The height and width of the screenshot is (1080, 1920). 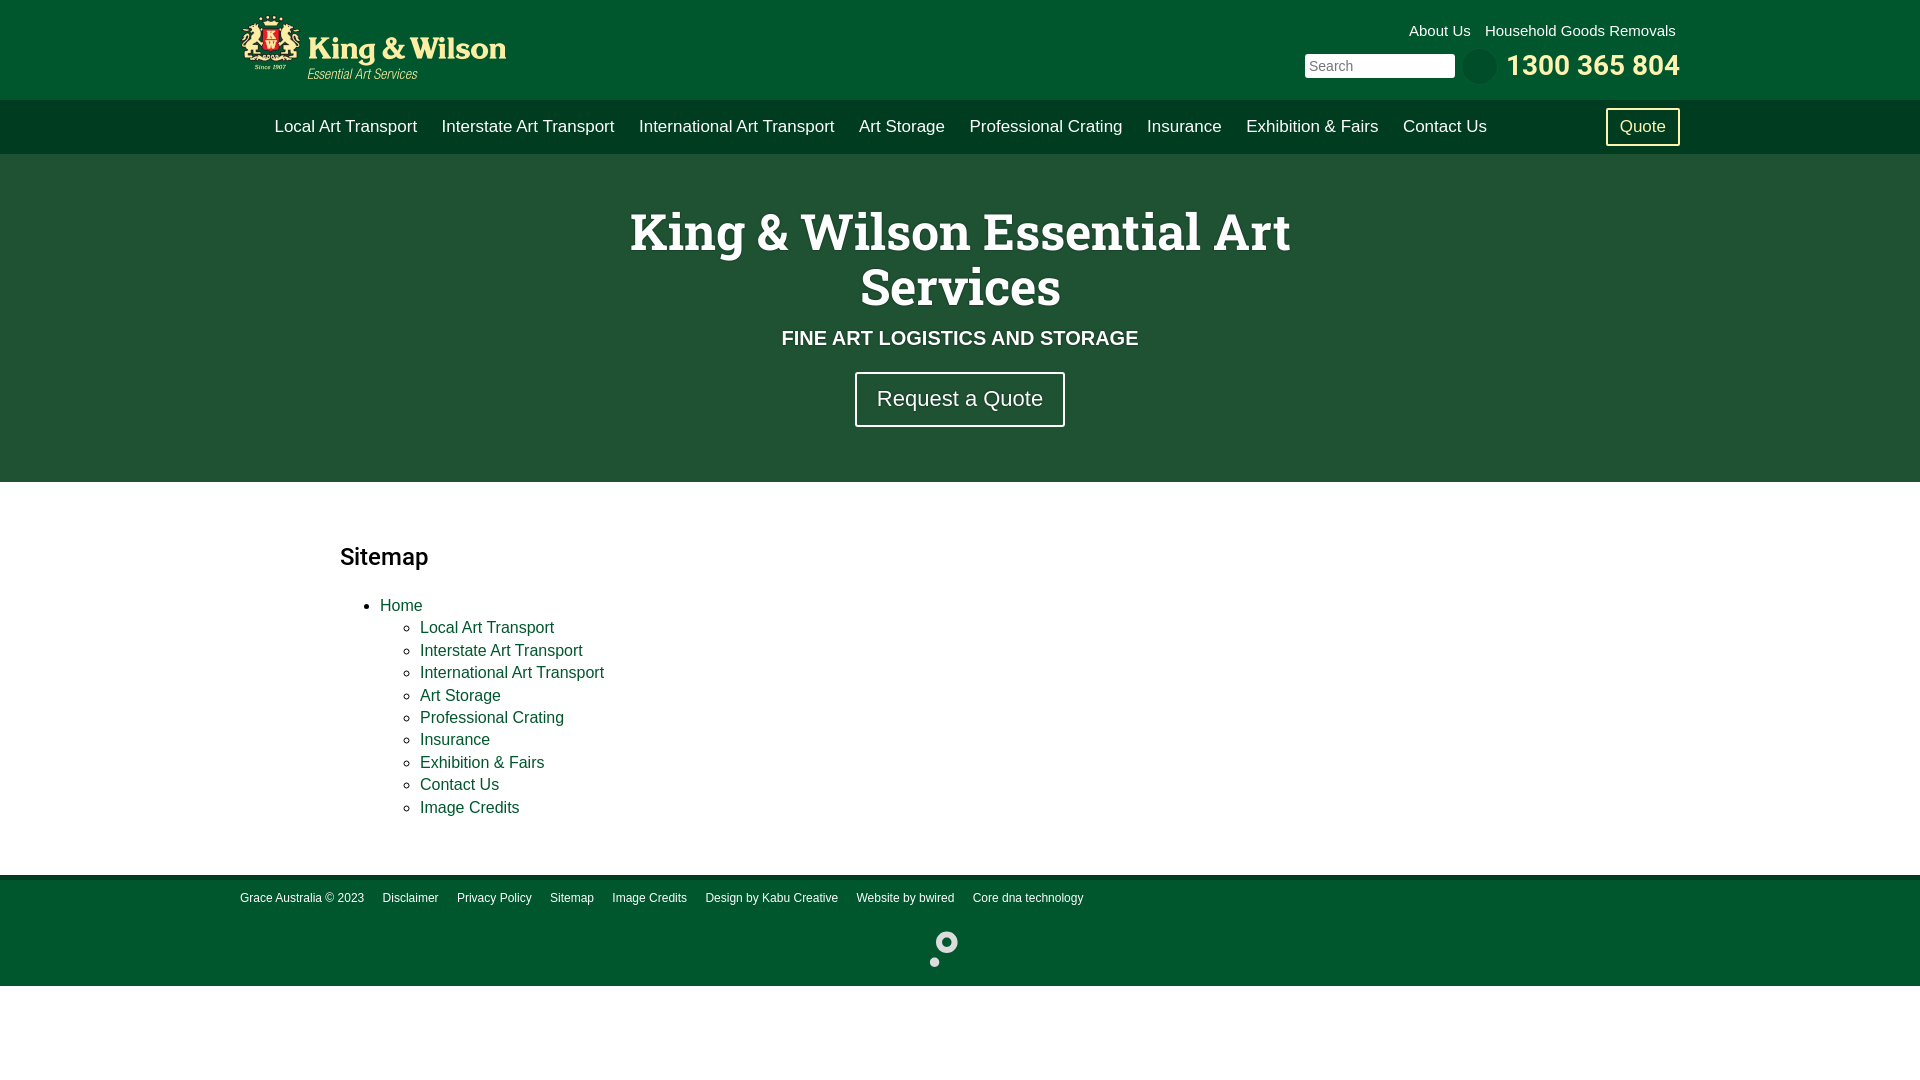 What do you see at coordinates (649, 897) in the screenshot?
I see `'Image Credits'` at bounding box center [649, 897].